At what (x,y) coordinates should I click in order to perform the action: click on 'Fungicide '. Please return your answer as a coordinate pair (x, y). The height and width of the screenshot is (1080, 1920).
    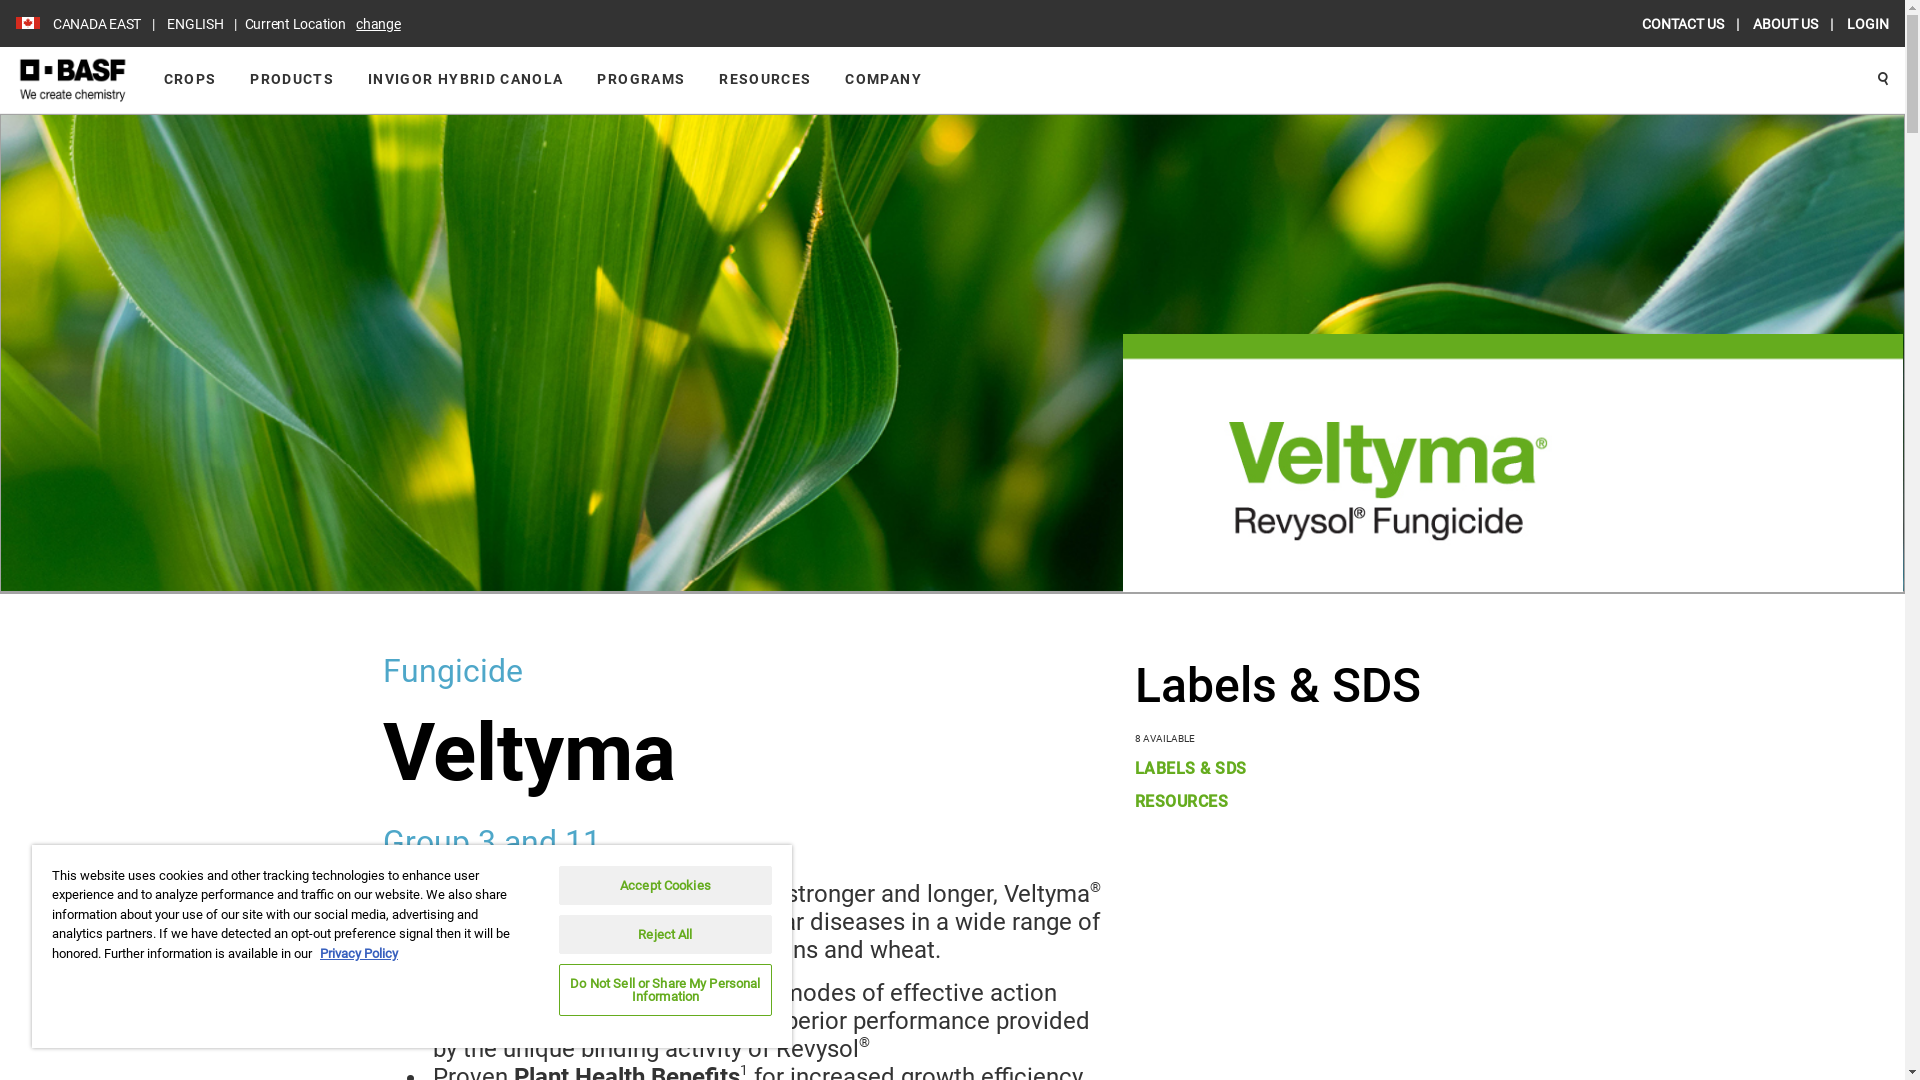
    Looking at the image, I should click on (382, 671).